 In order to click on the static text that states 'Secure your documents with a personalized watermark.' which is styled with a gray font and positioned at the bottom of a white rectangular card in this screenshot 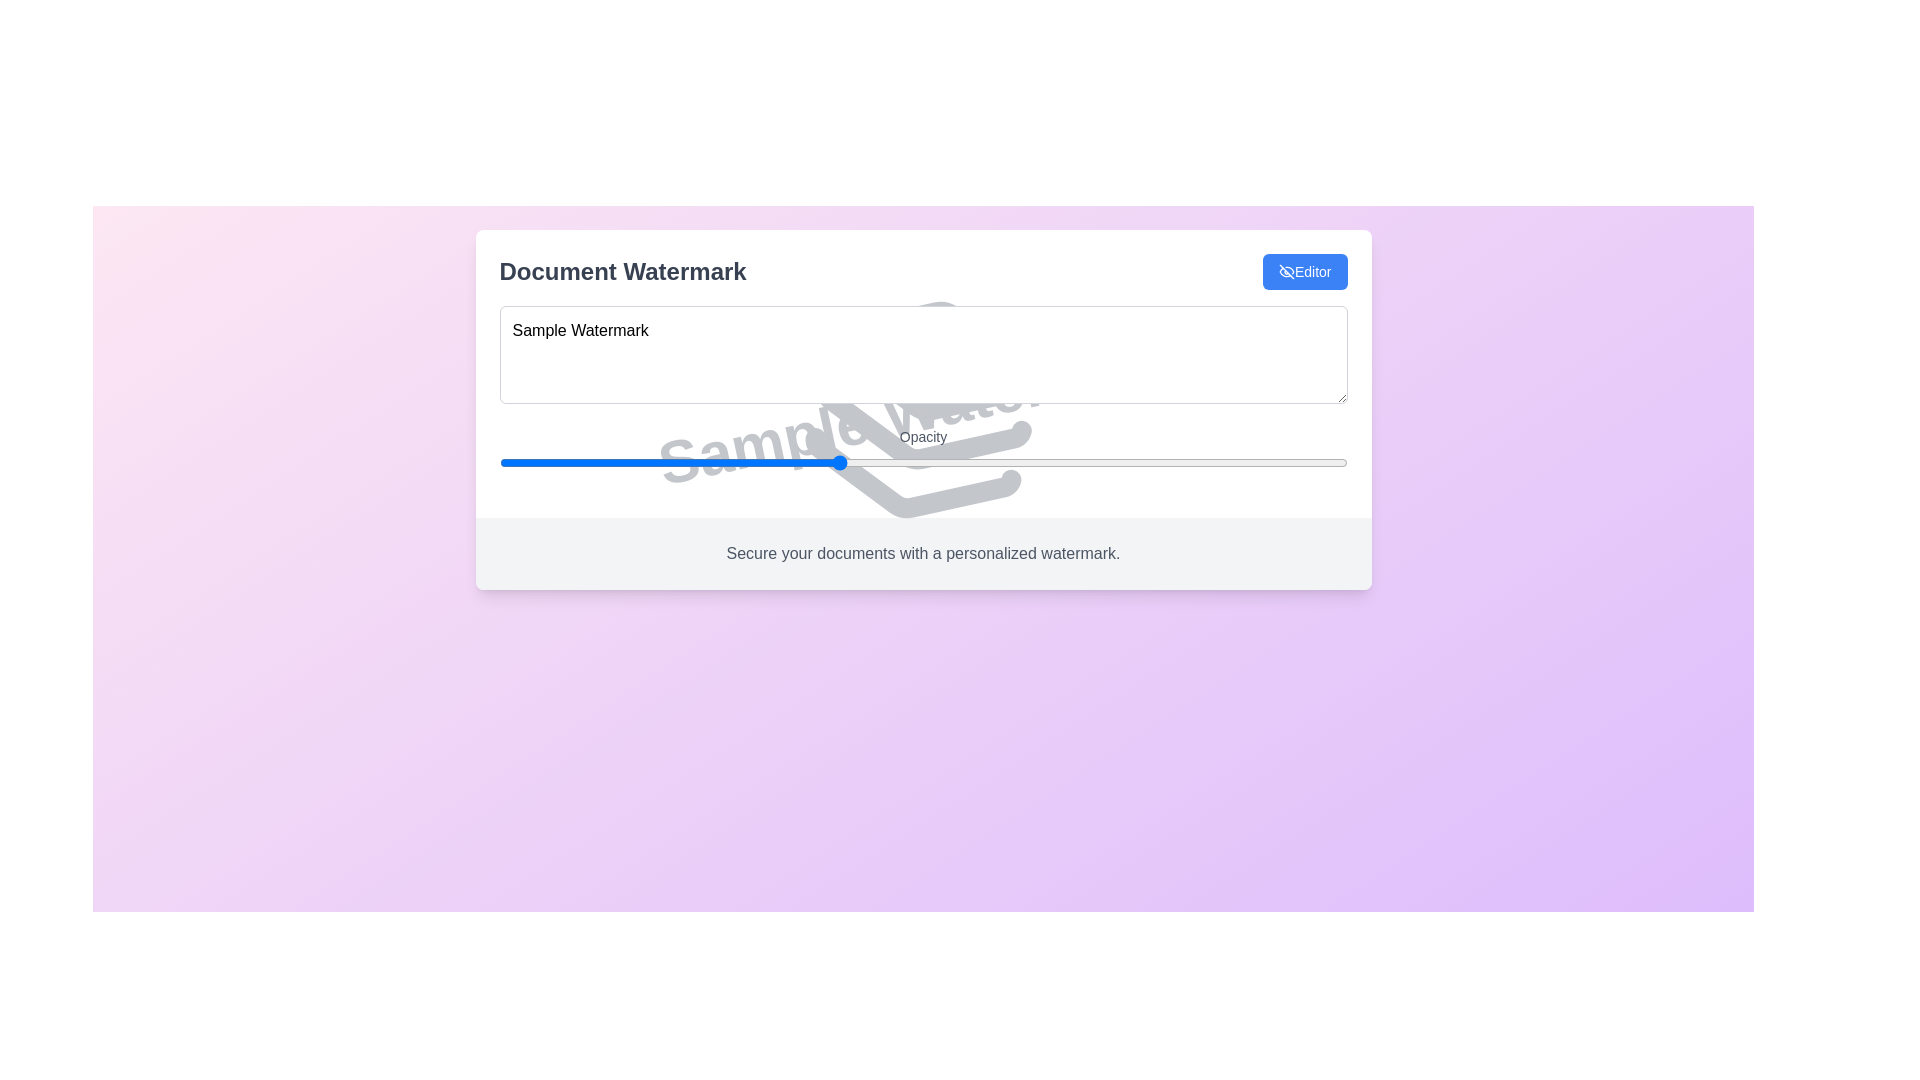, I will do `click(922, 554)`.